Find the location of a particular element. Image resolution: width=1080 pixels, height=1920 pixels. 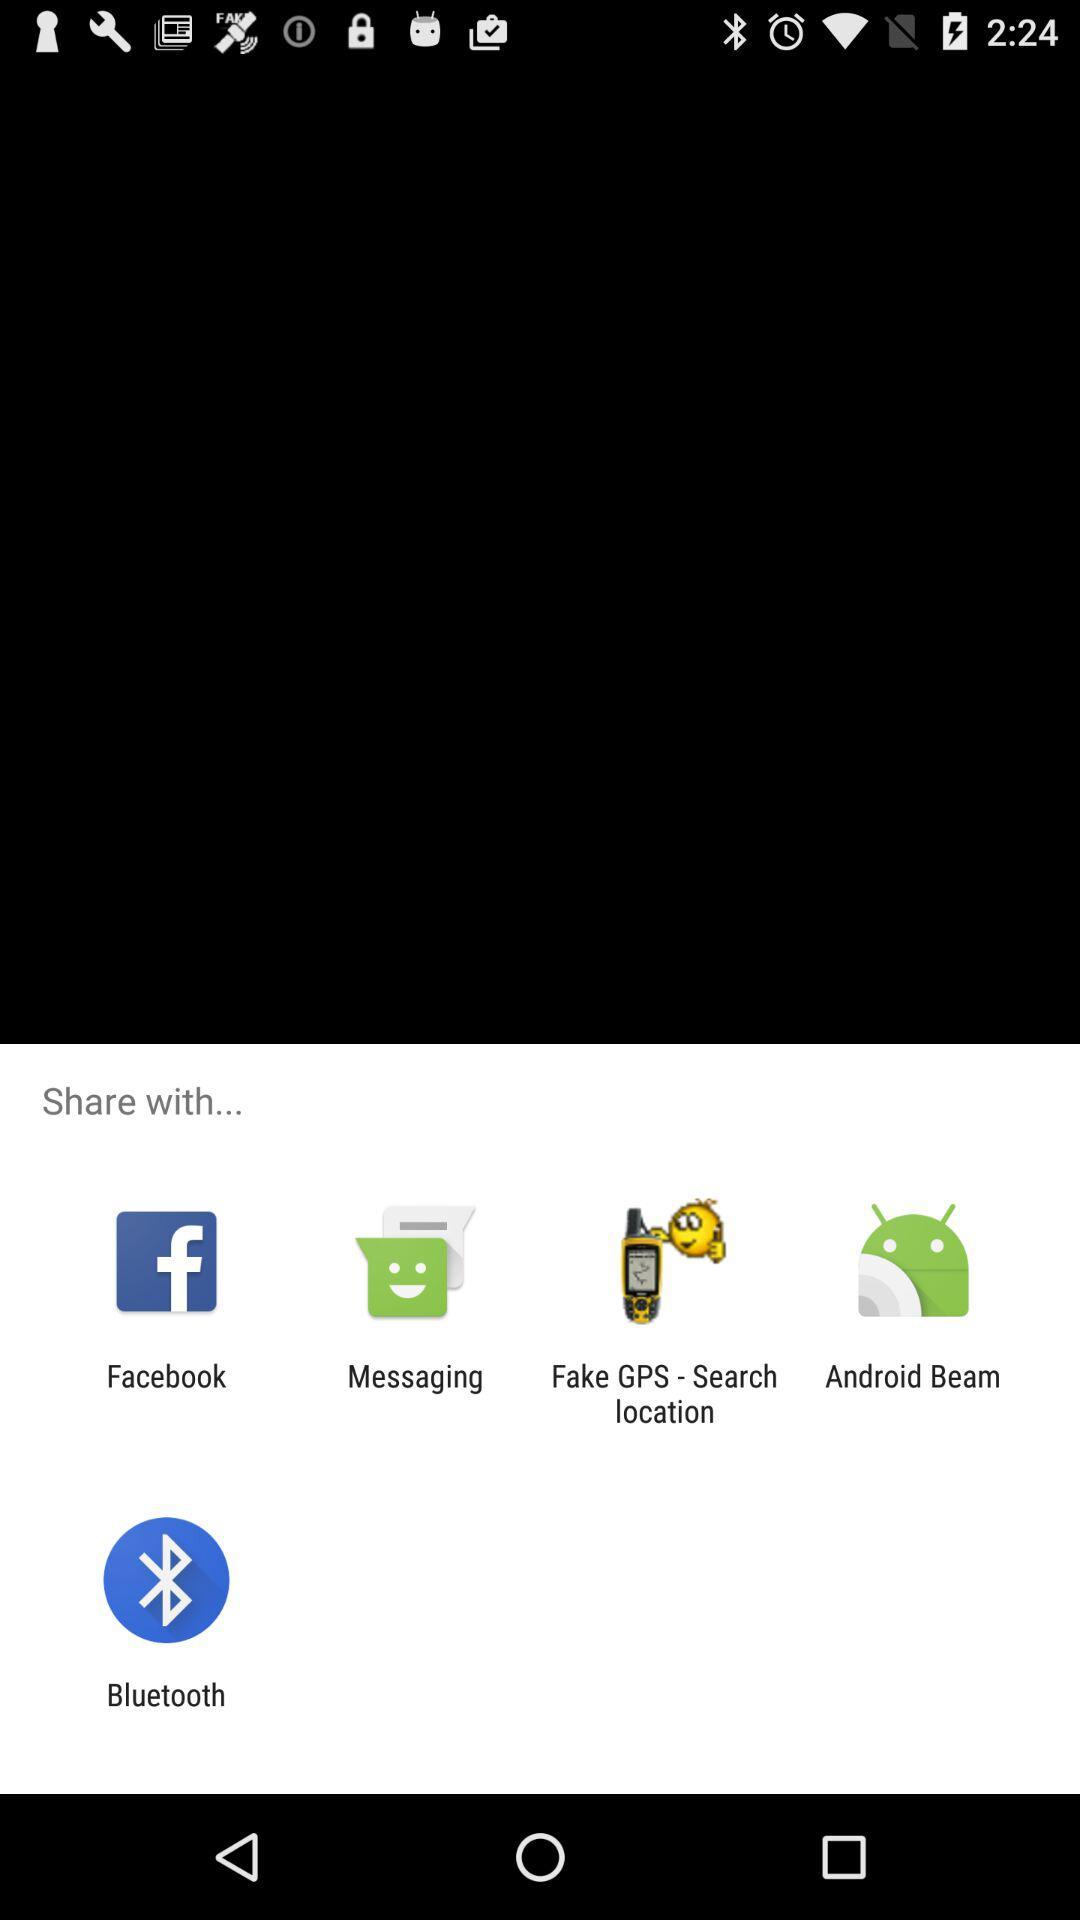

the icon to the right of messaging icon is located at coordinates (664, 1392).